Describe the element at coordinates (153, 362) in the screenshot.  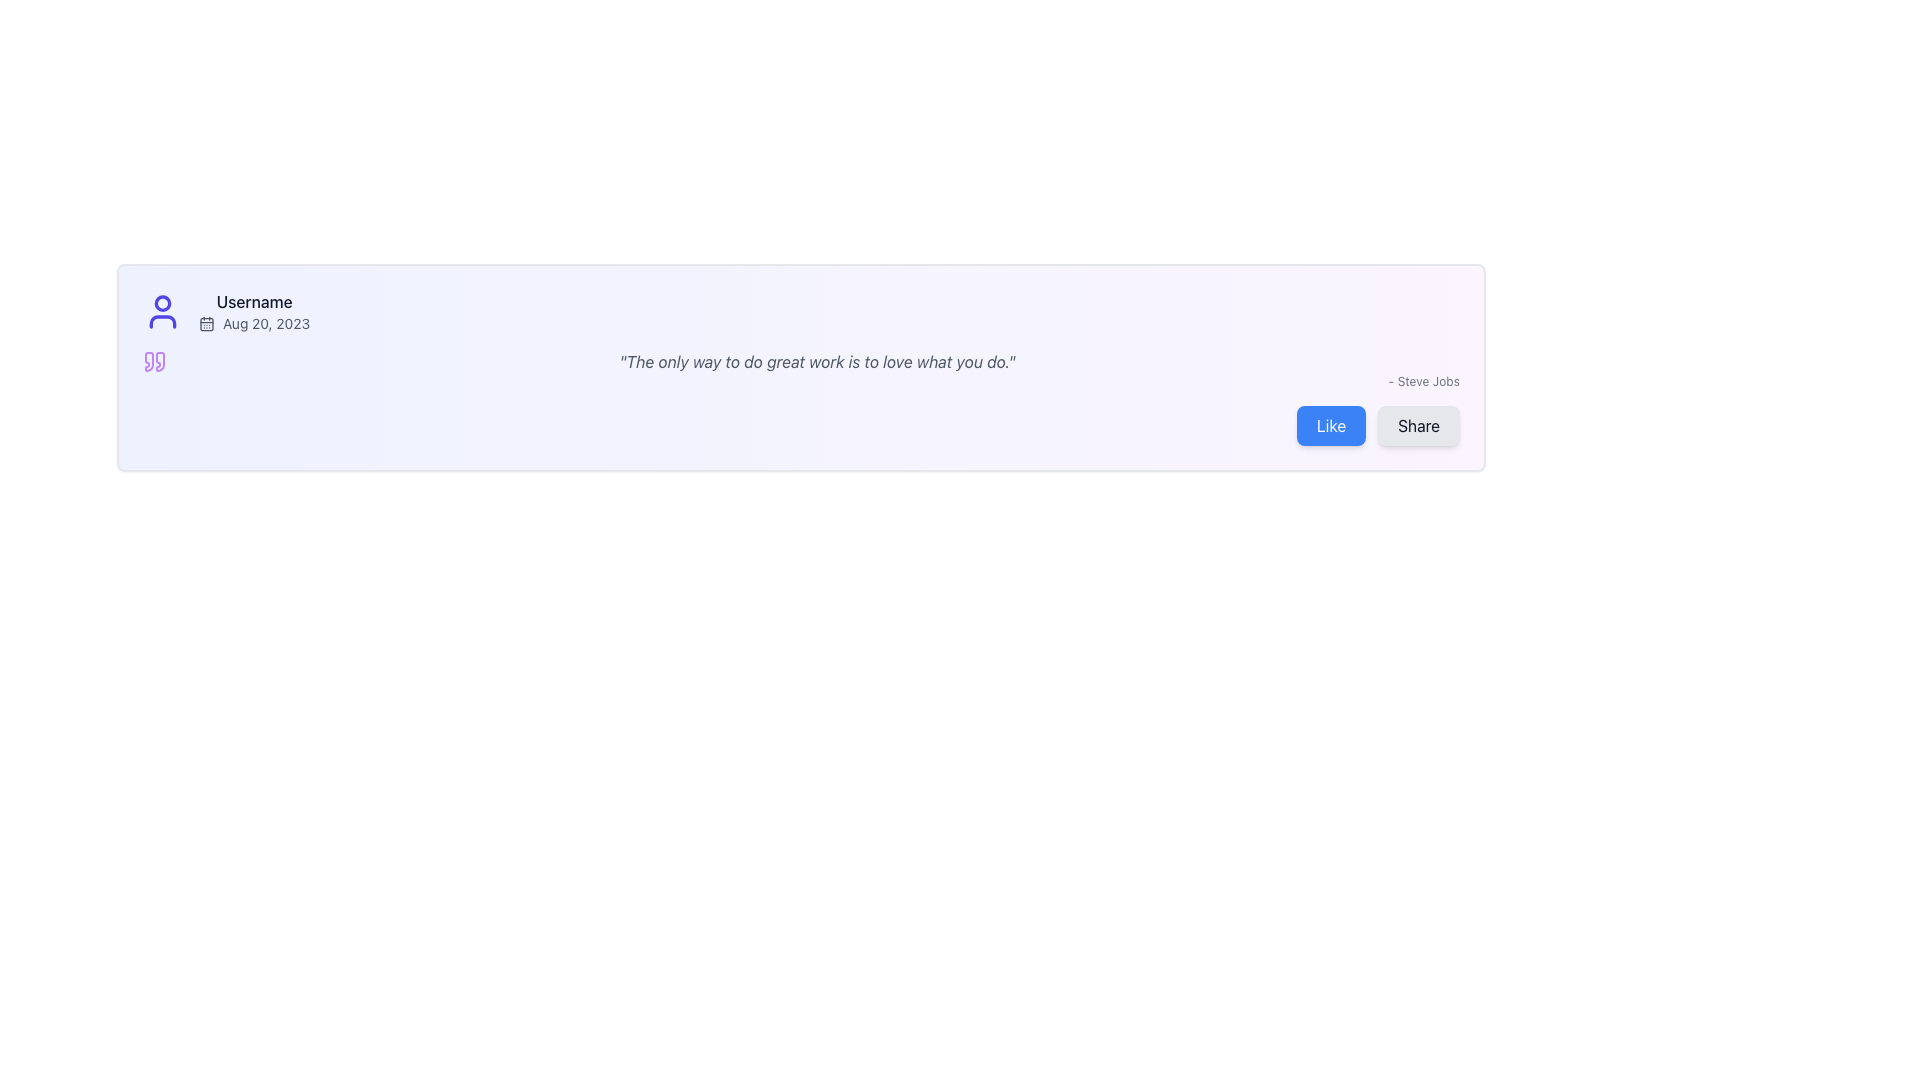
I see `the decorative quotation mark icon, which is an SVG element located to the left of the quote 'The only way to do great work is to love what you do.'` at that location.